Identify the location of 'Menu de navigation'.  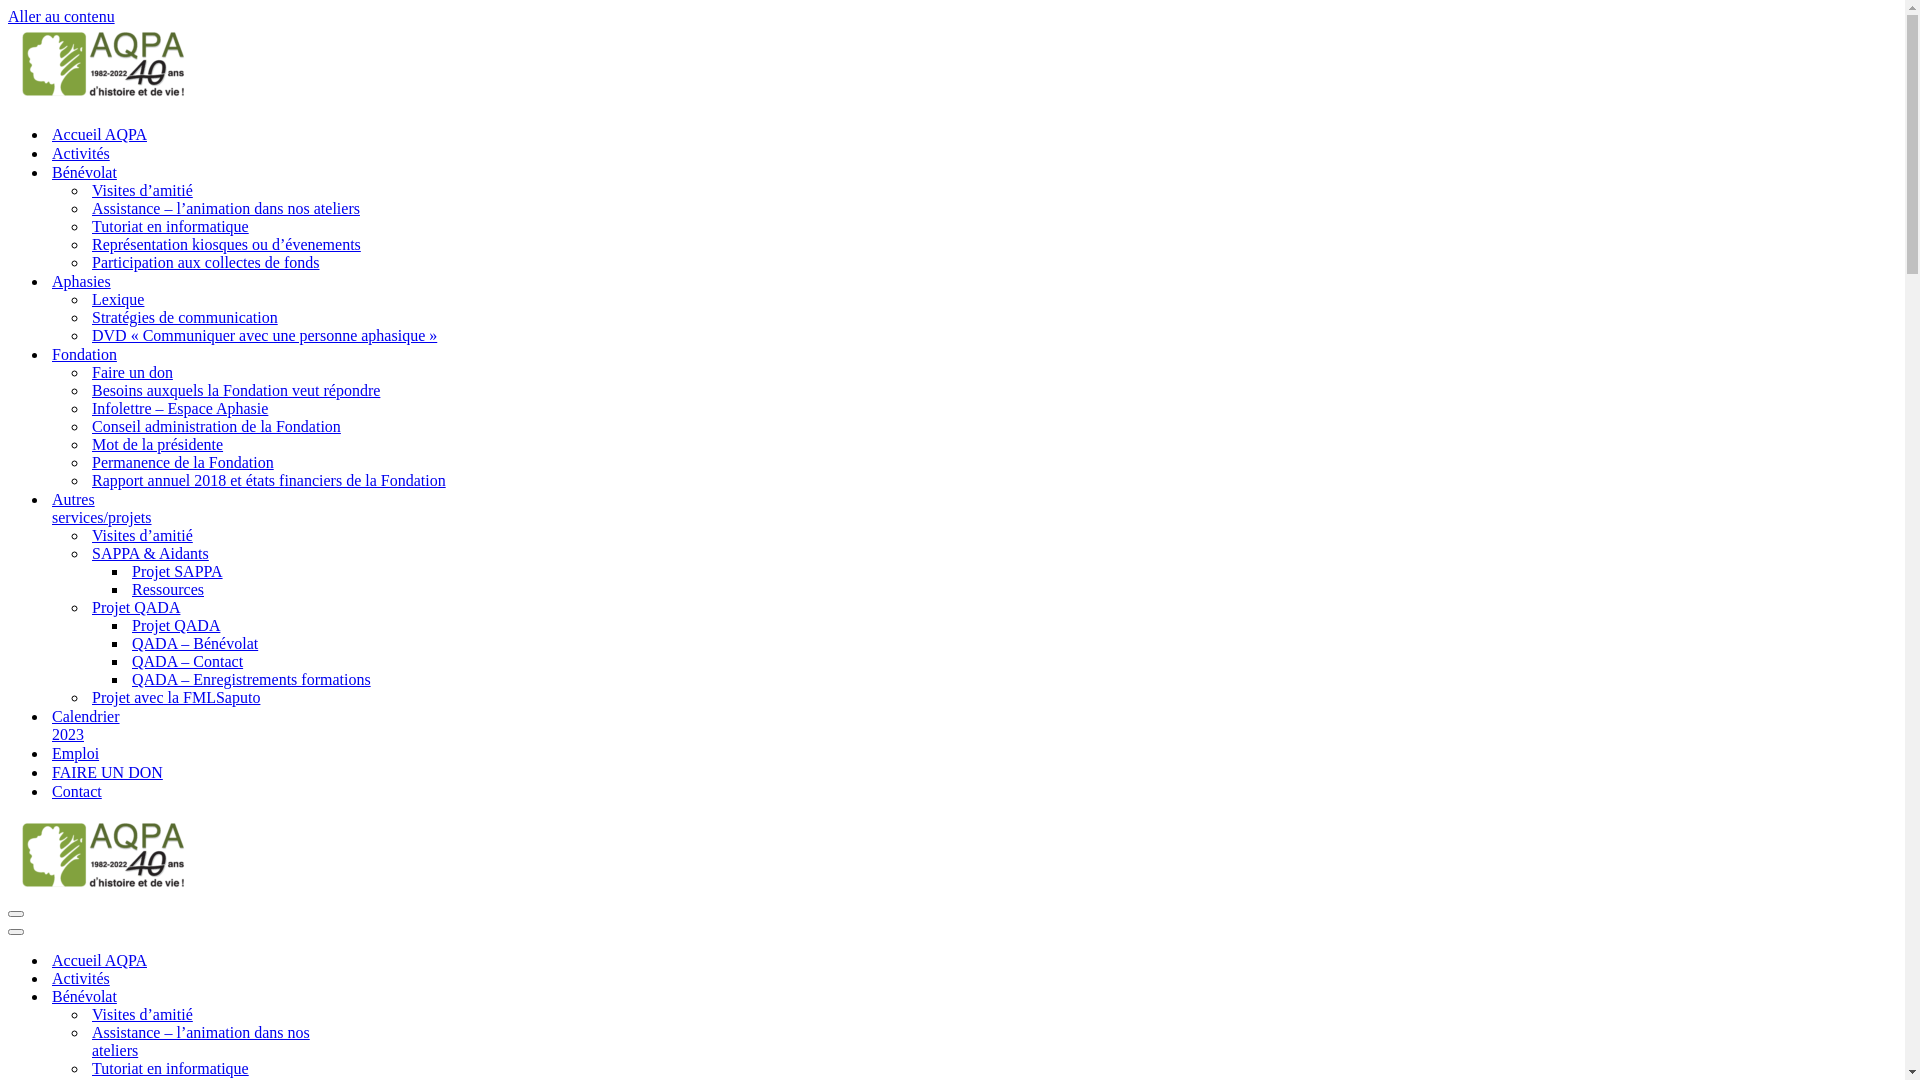
(15, 914).